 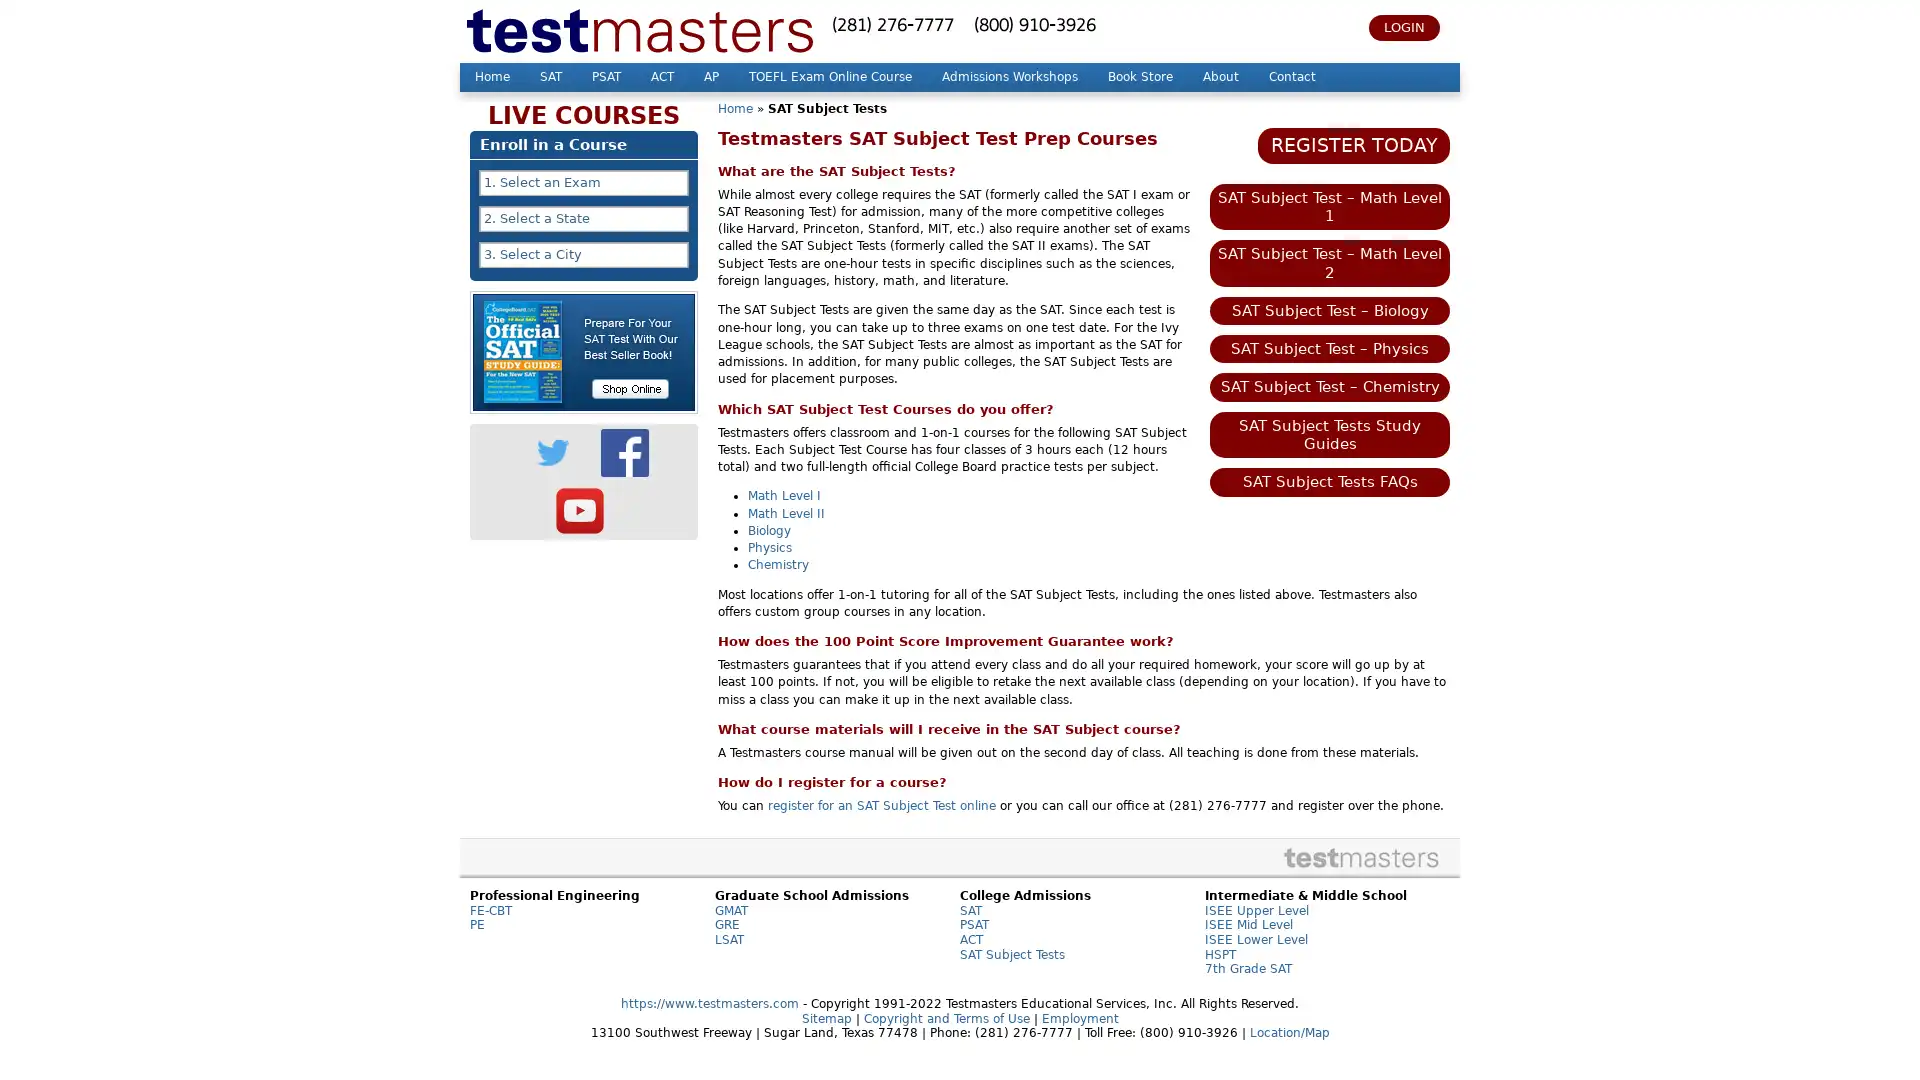 What do you see at coordinates (583, 182) in the screenshot?
I see `1. Select an Exam` at bounding box center [583, 182].